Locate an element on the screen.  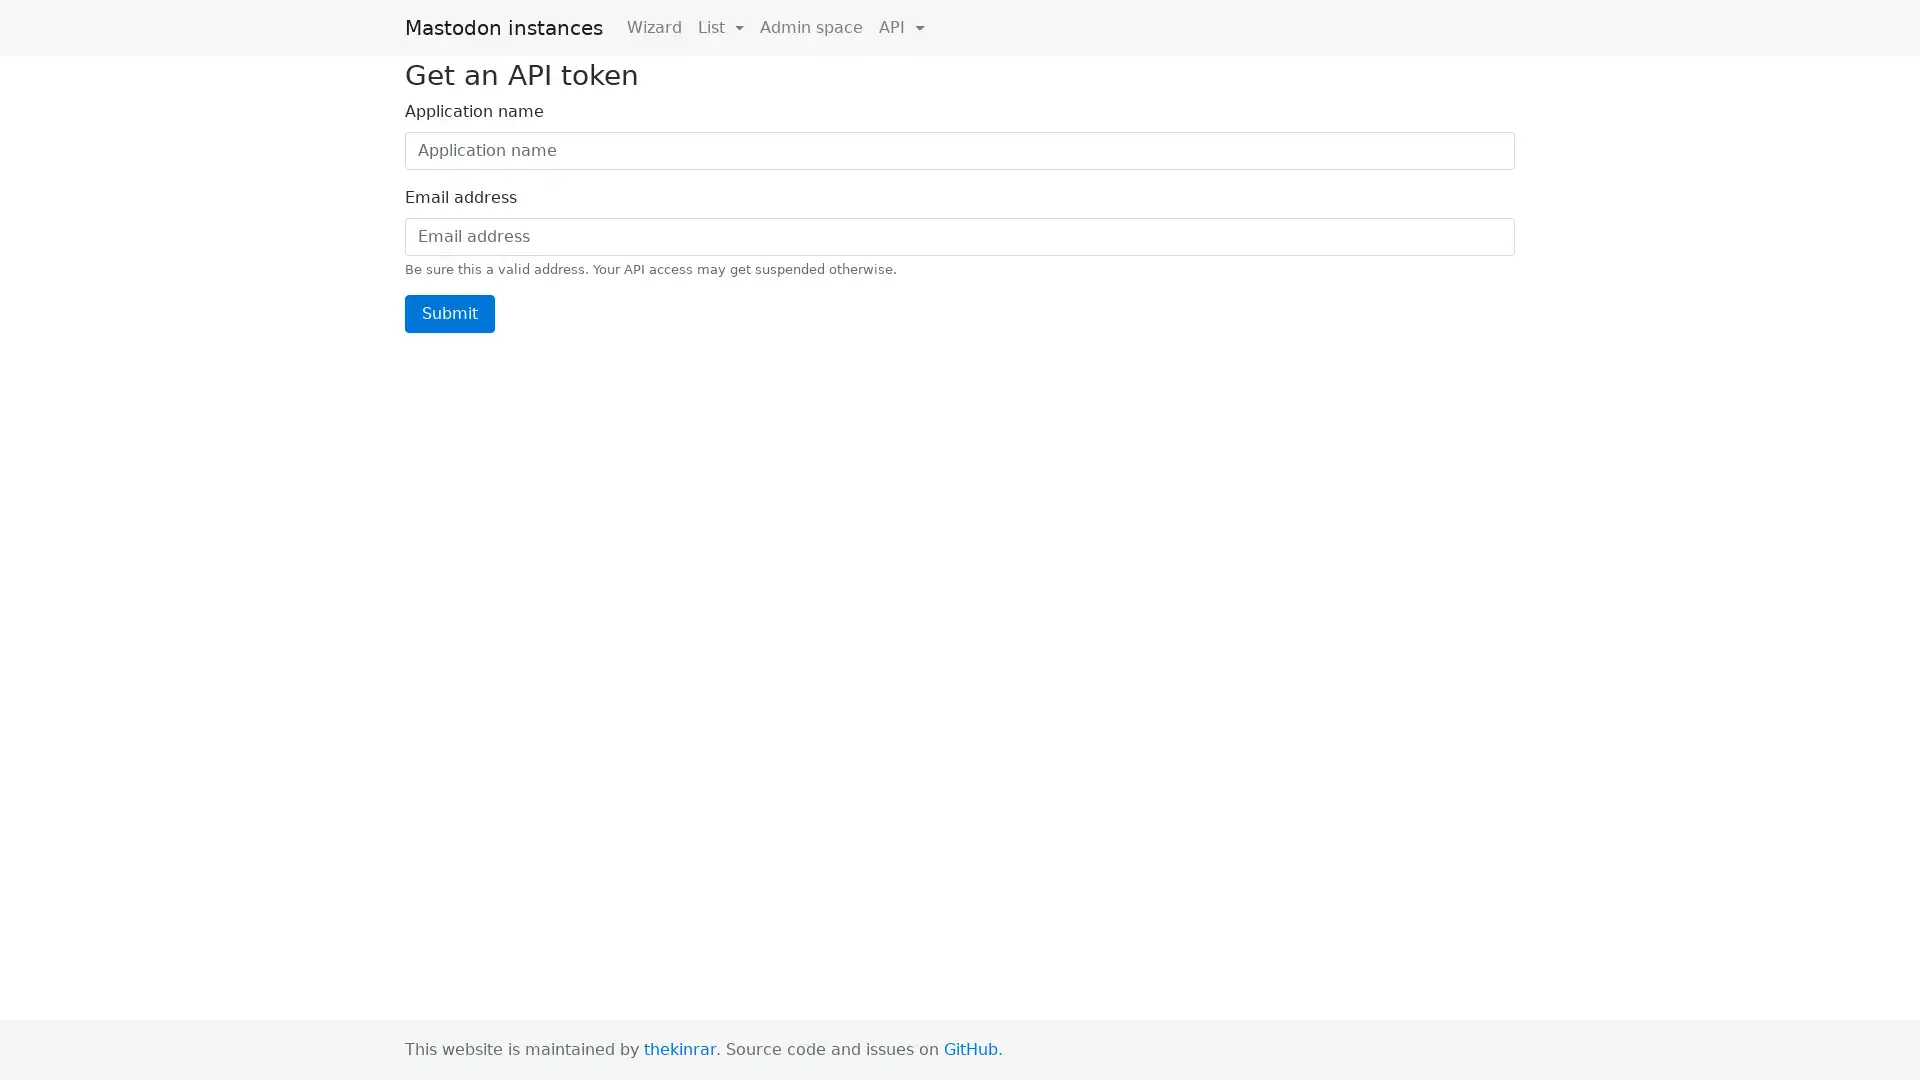
Submit is located at coordinates (449, 312).